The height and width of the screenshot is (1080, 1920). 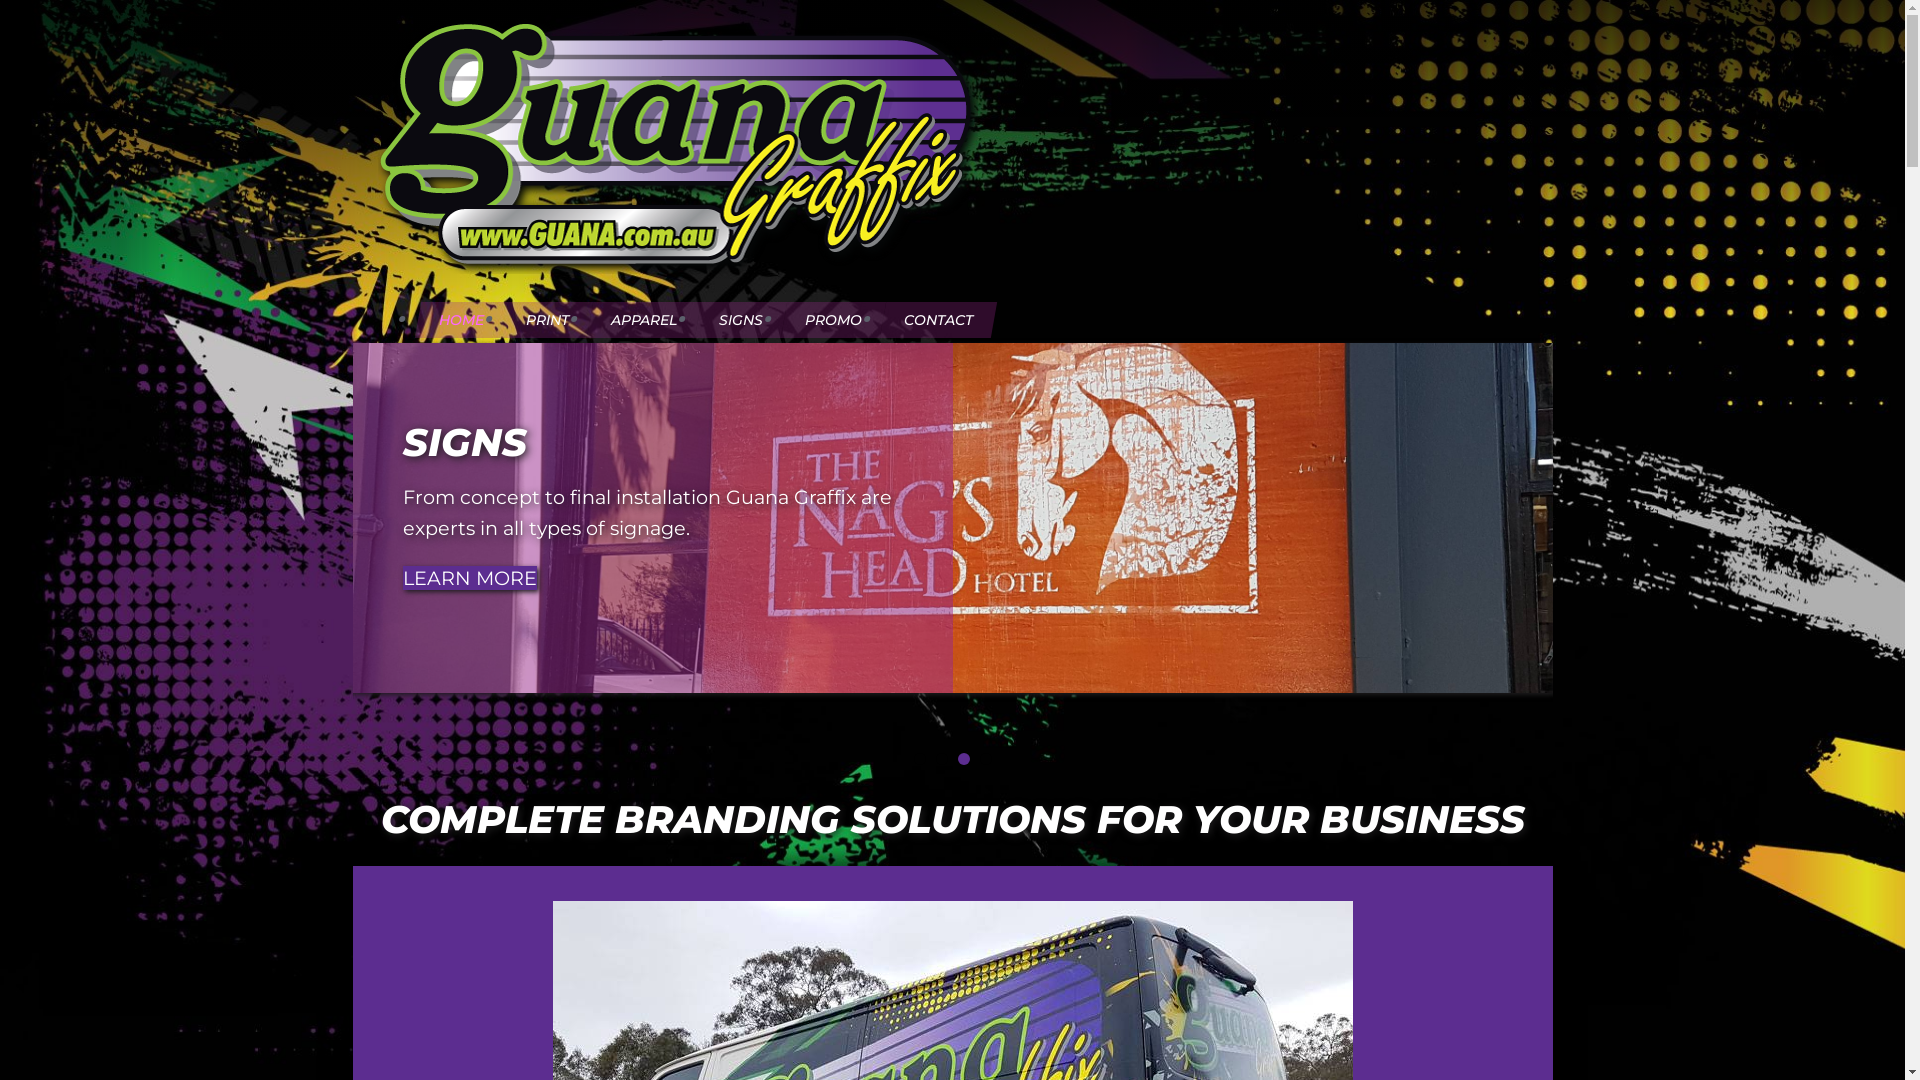 I want to click on 'CONTACT', so click(x=937, y=319).